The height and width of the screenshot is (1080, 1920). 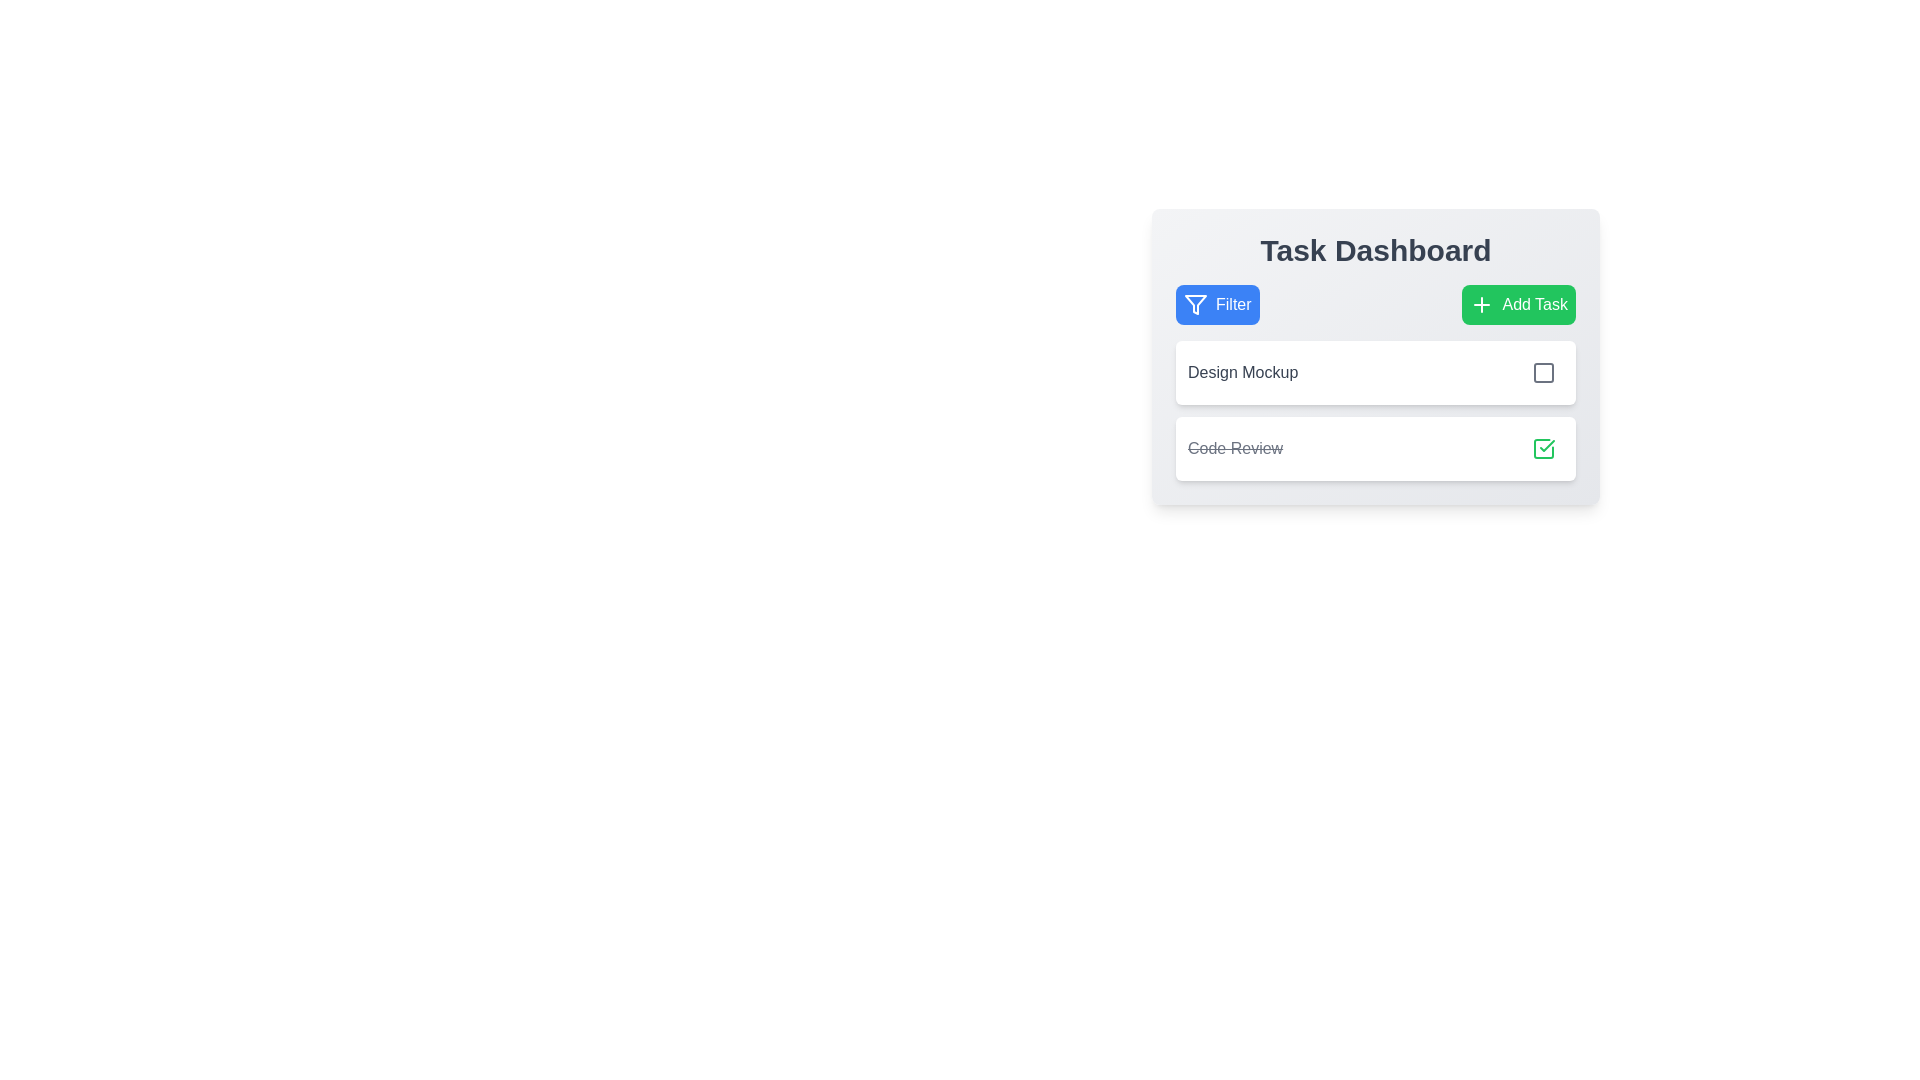 What do you see at coordinates (1543, 447) in the screenshot?
I see `the task completion icon located at the far right of the last row, next to the 'Code Review' text` at bounding box center [1543, 447].